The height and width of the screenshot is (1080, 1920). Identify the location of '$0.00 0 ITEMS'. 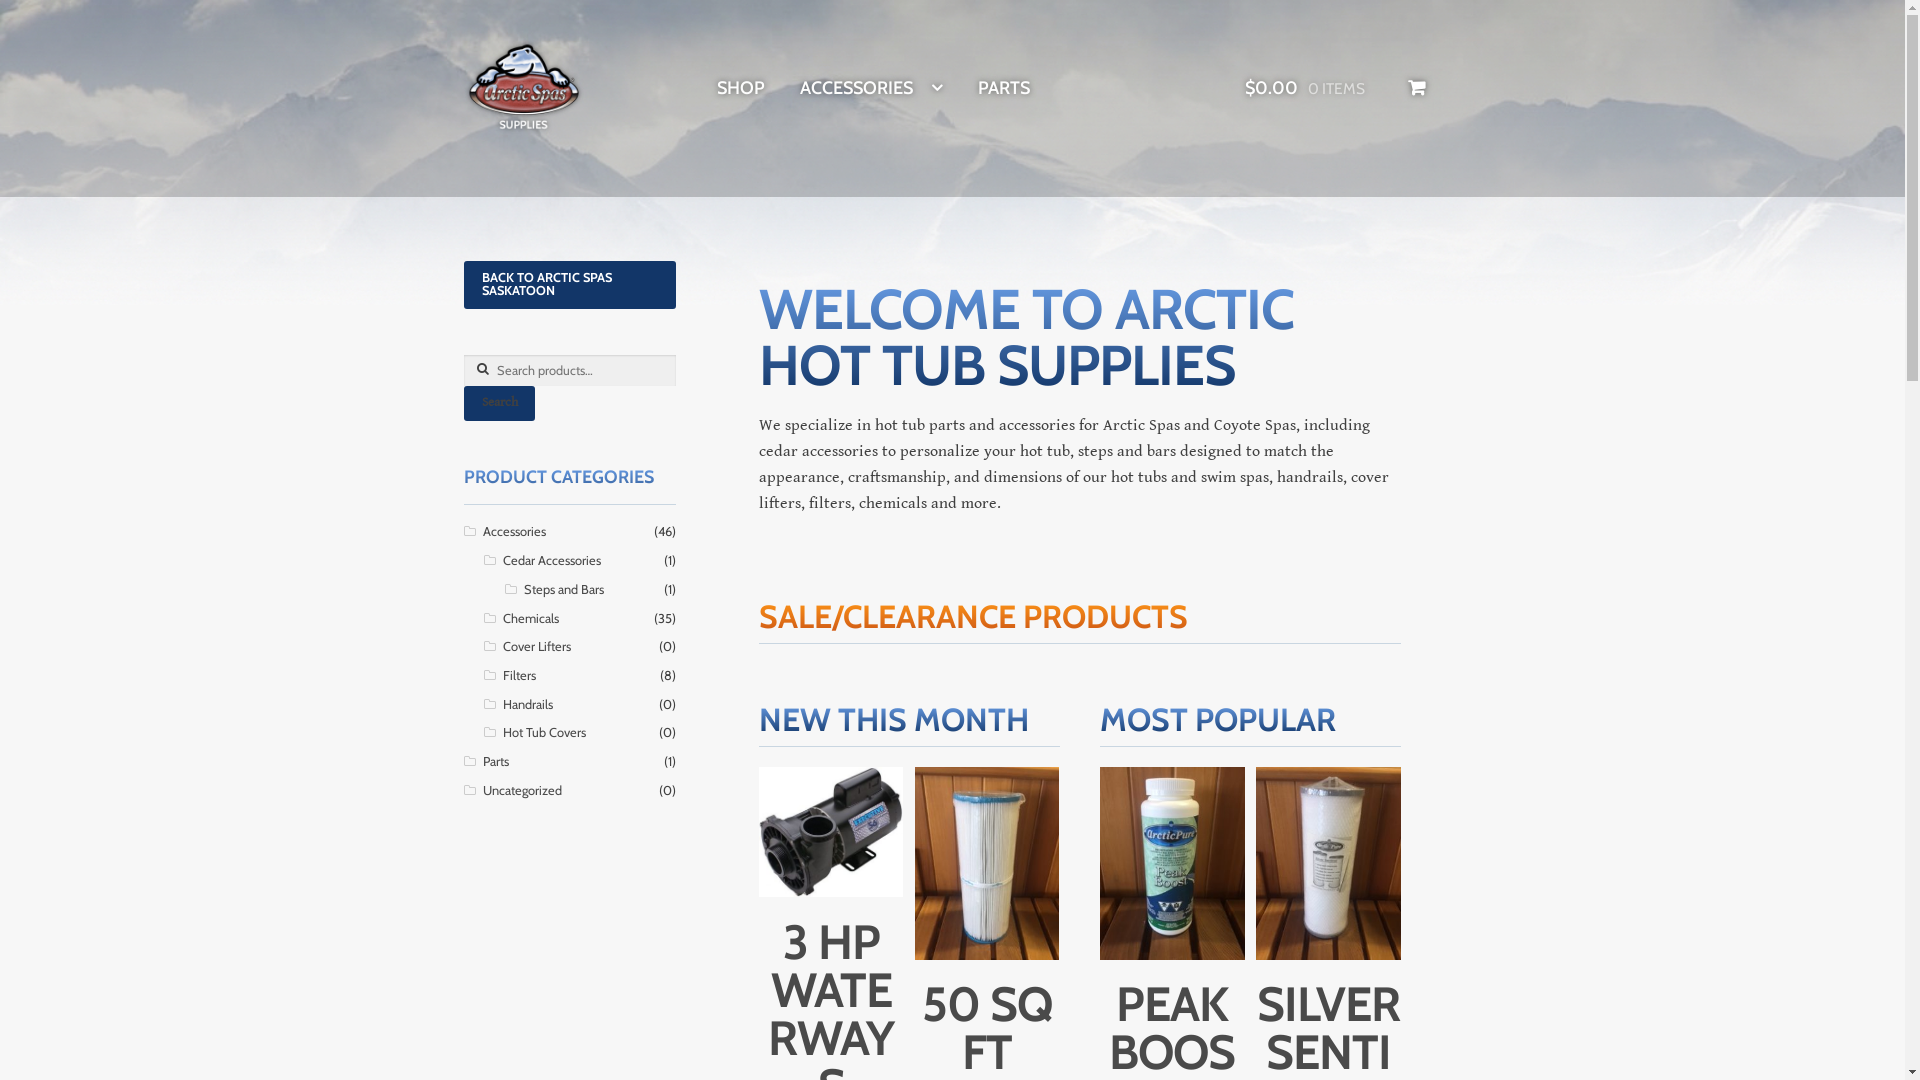
(1335, 87).